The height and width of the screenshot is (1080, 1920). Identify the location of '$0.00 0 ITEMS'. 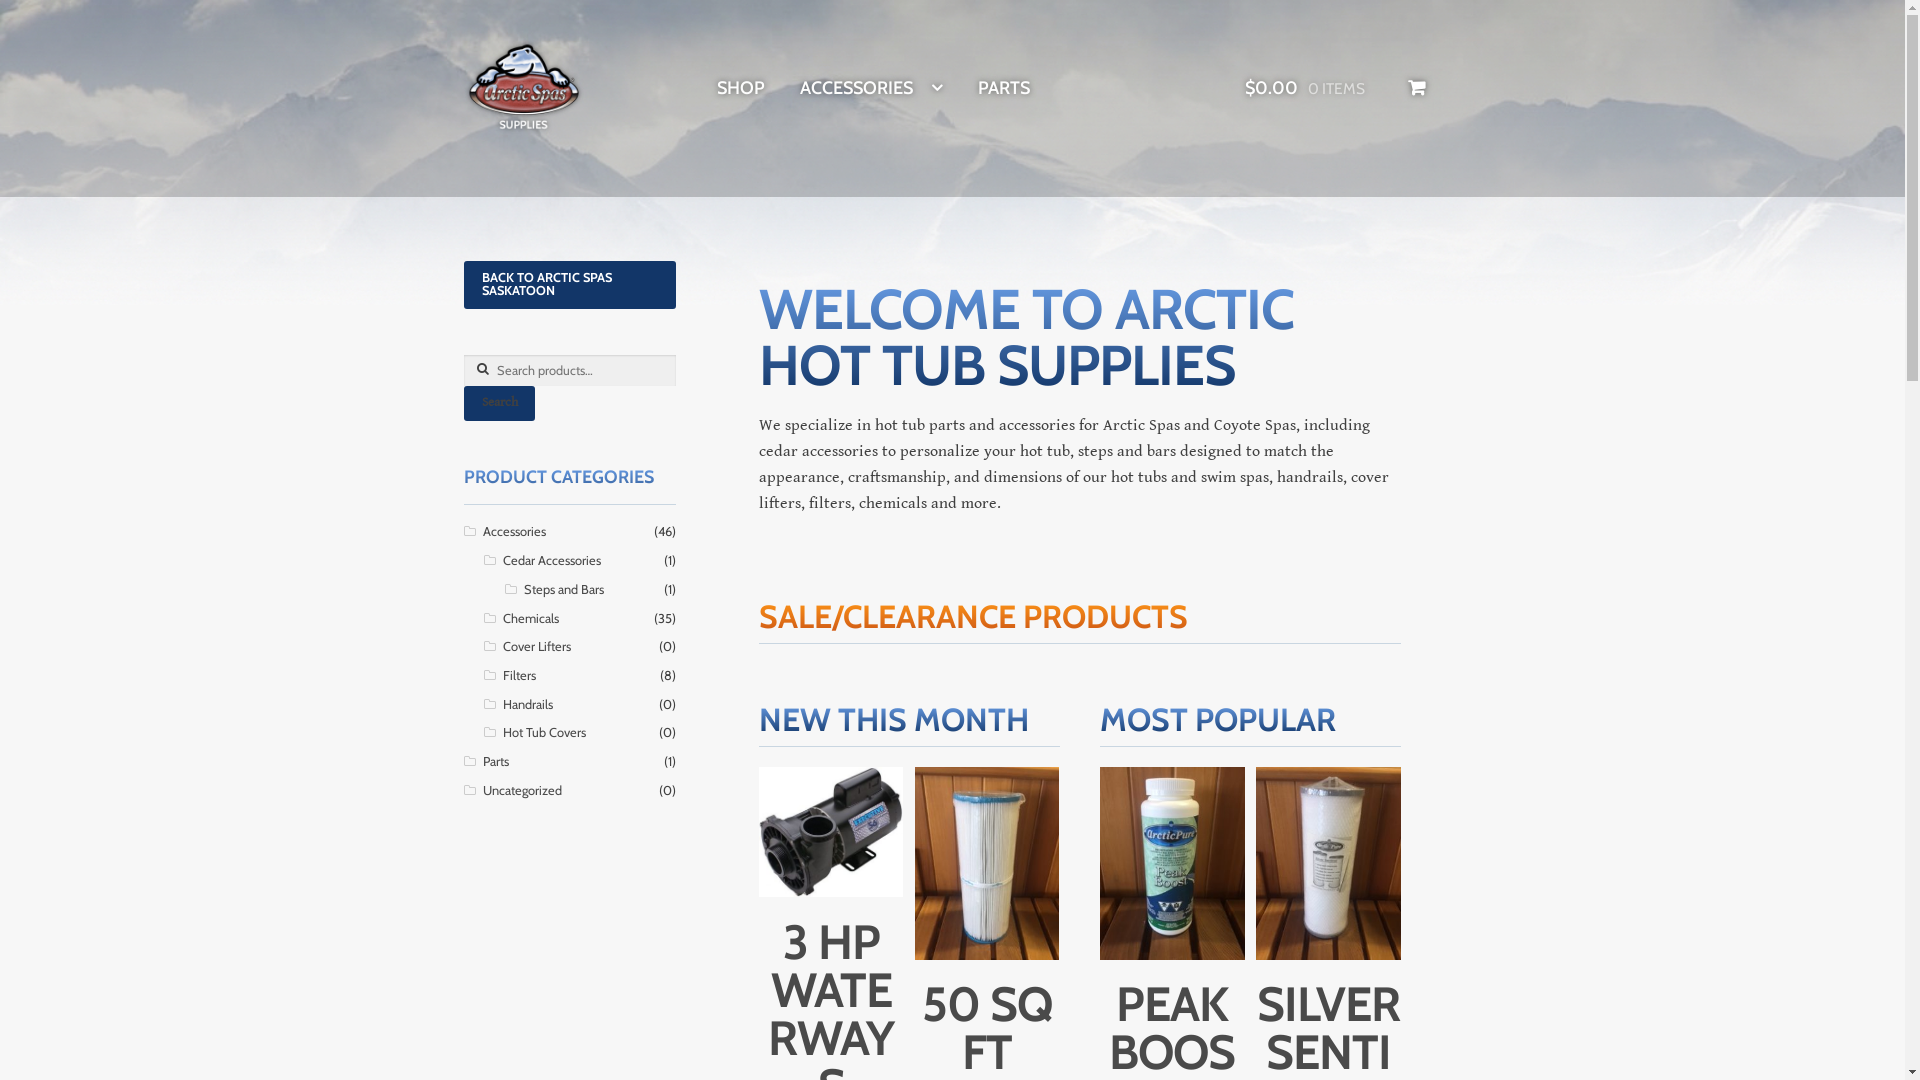
(1335, 87).